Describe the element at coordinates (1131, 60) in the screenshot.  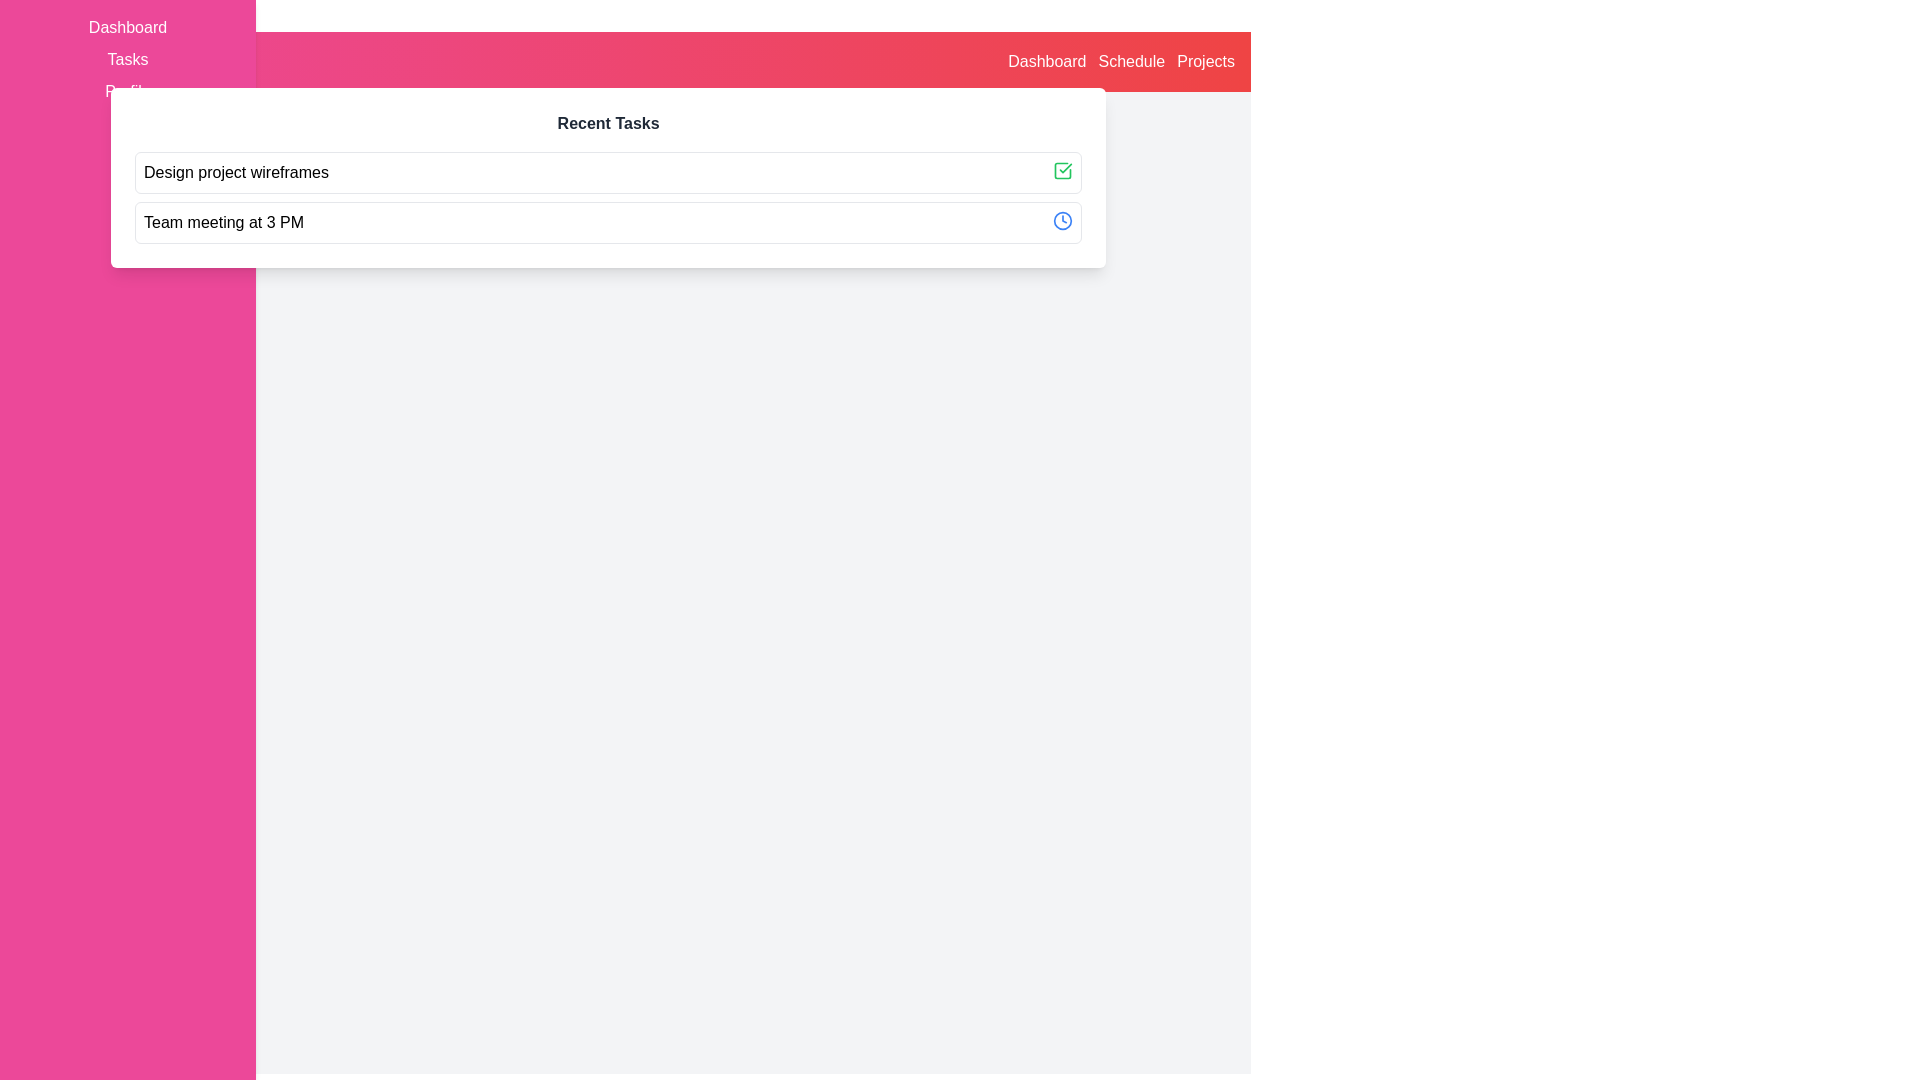
I see `the 'Schedule' navigation link, which is the second link in the top-right horizontal navigation bar` at that location.